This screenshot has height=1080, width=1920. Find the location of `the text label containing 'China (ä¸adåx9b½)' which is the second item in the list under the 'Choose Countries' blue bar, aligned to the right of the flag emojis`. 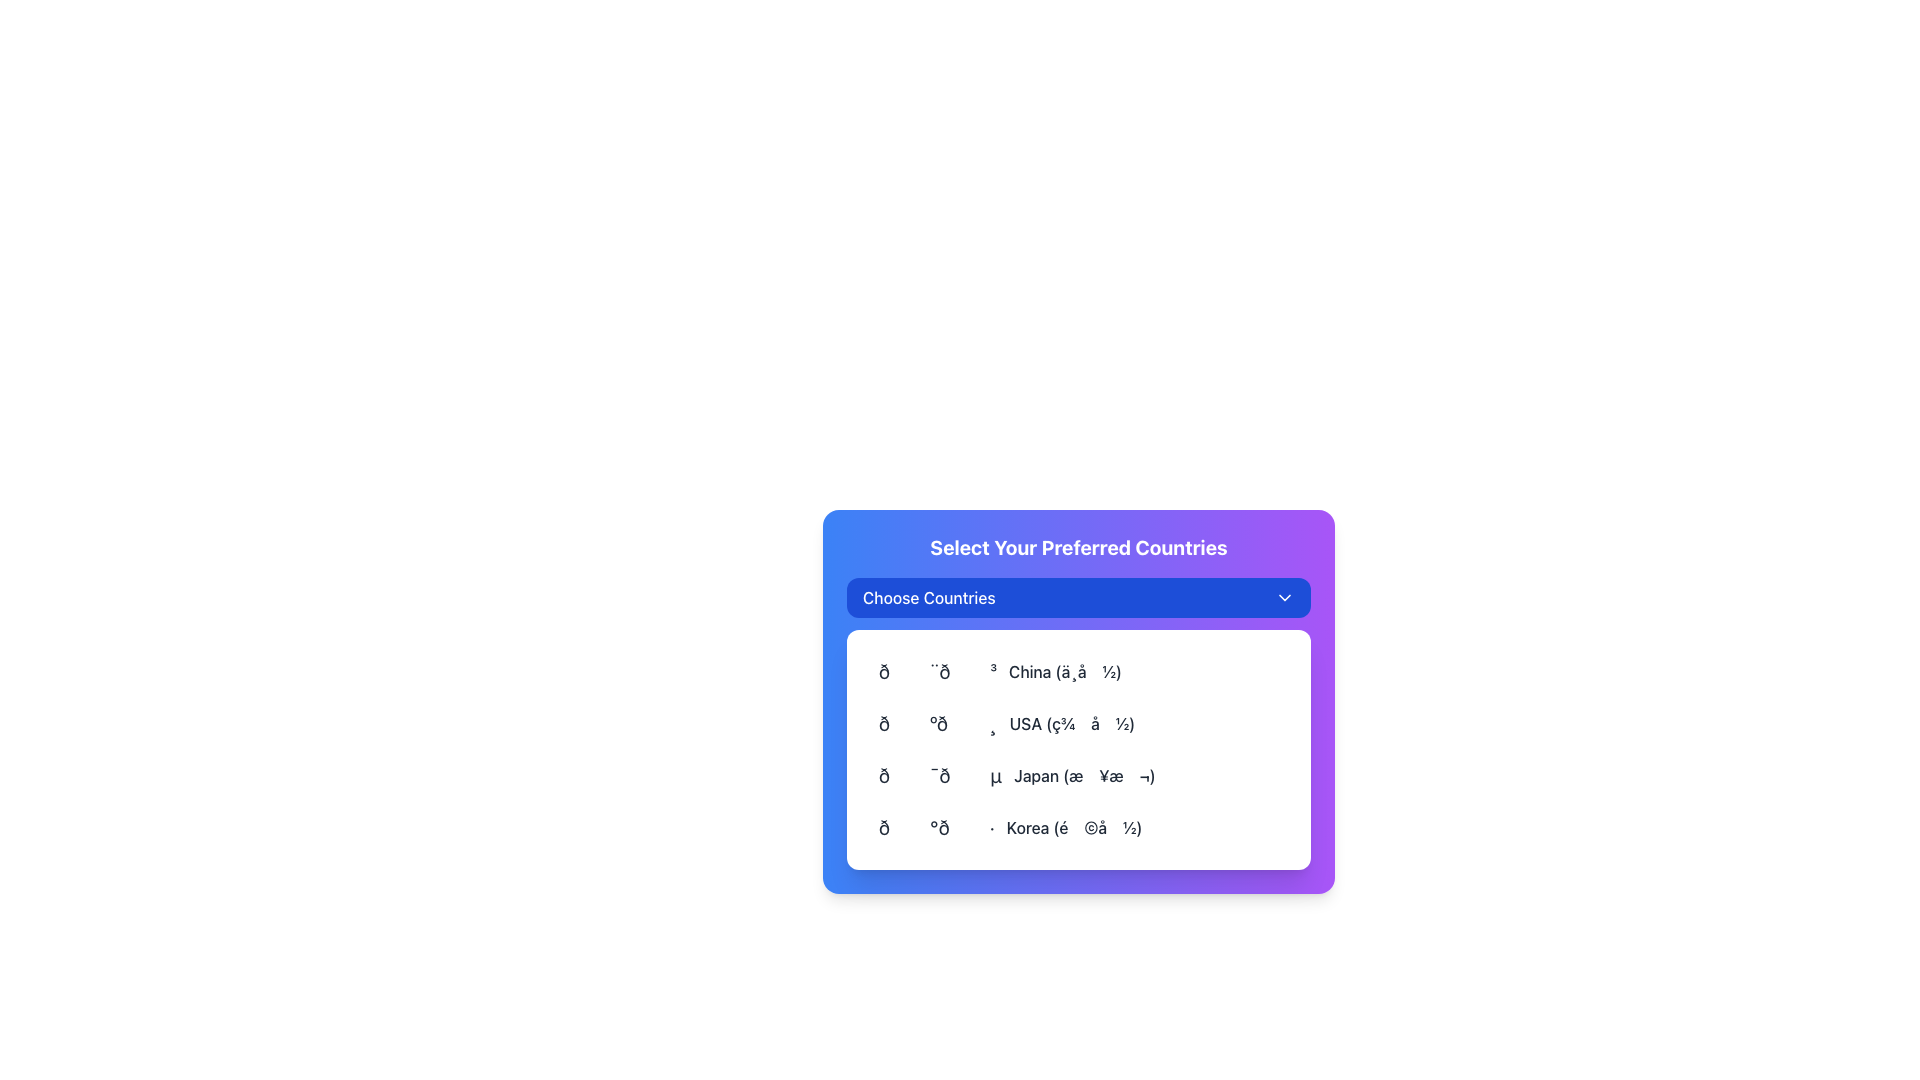

the text label containing 'China (ä¸adåx9b½)' which is the second item in the list under the 'Choose Countries' blue bar, aligned to the right of the flag emojis is located at coordinates (1064, 671).